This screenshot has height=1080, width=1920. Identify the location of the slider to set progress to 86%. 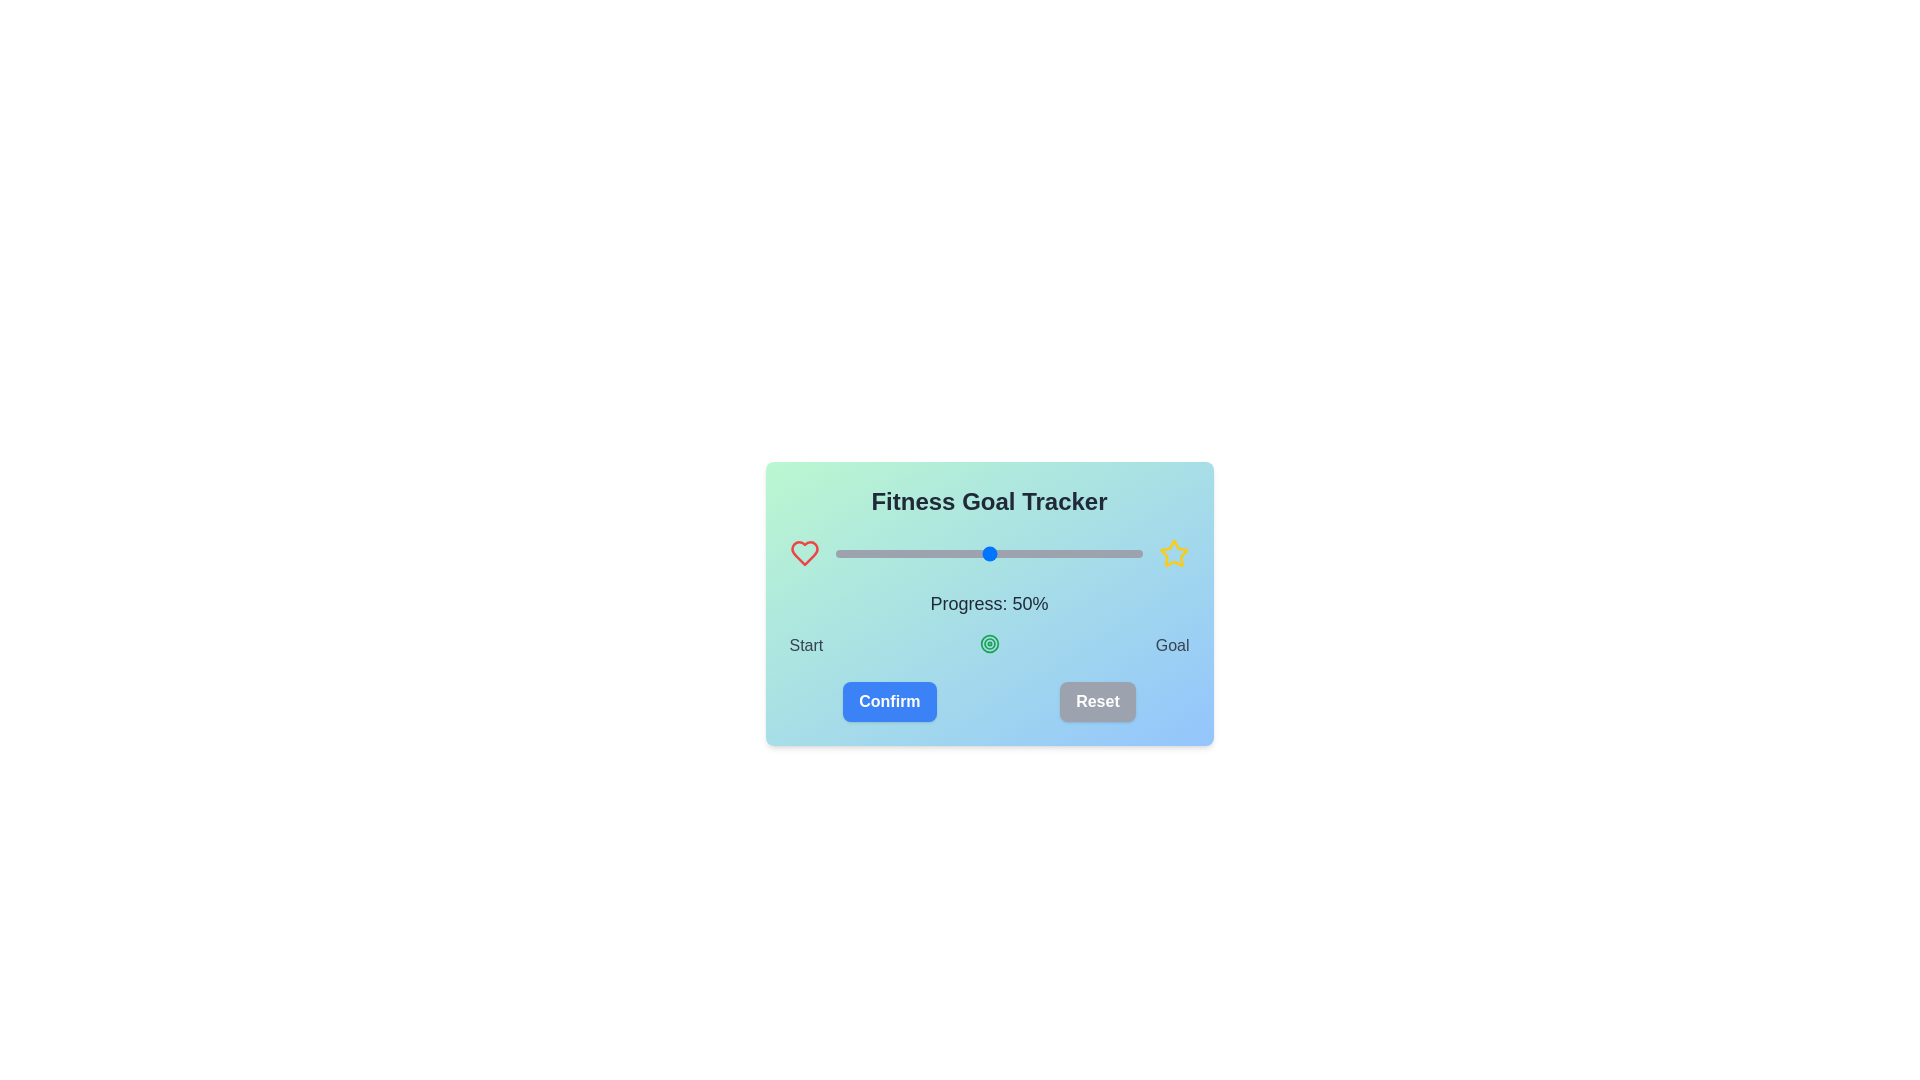
(1098, 554).